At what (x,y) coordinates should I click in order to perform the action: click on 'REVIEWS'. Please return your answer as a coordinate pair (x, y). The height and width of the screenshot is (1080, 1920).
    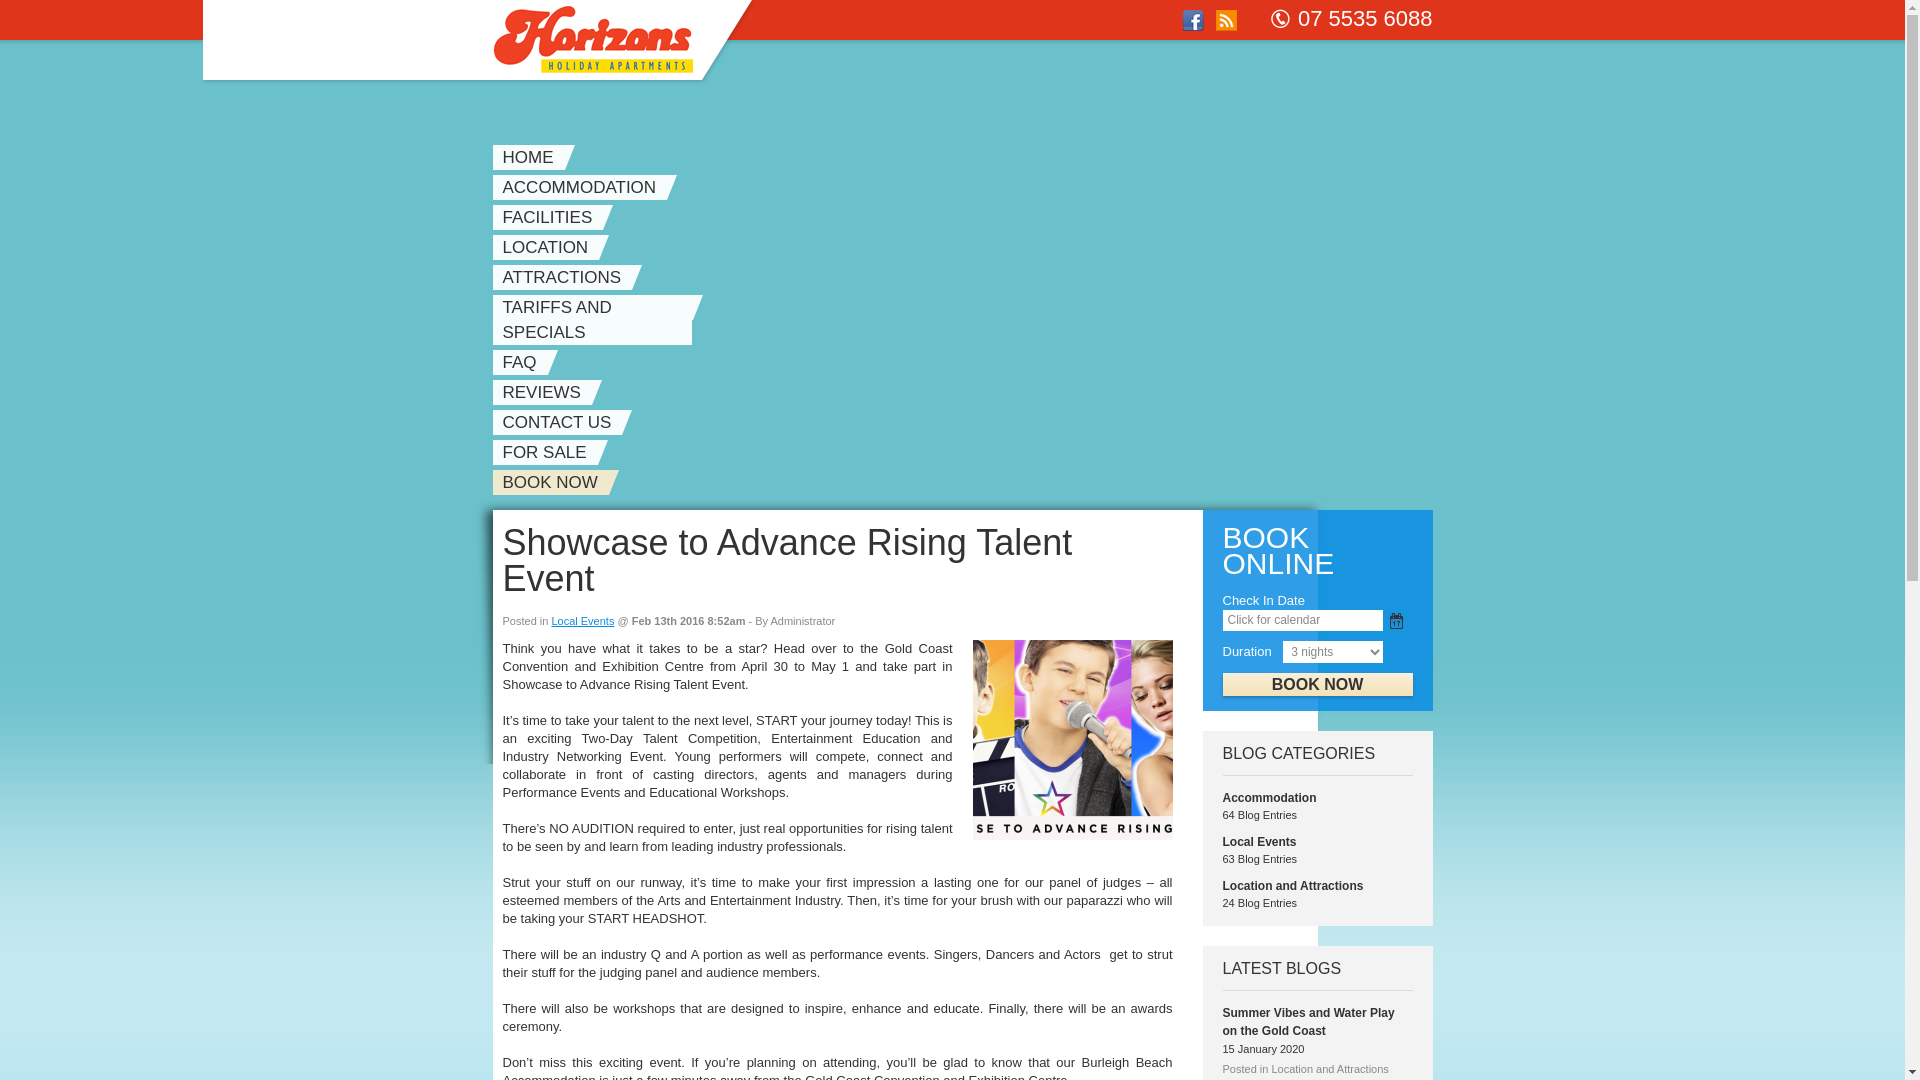
    Looking at the image, I should click on (546, 392).